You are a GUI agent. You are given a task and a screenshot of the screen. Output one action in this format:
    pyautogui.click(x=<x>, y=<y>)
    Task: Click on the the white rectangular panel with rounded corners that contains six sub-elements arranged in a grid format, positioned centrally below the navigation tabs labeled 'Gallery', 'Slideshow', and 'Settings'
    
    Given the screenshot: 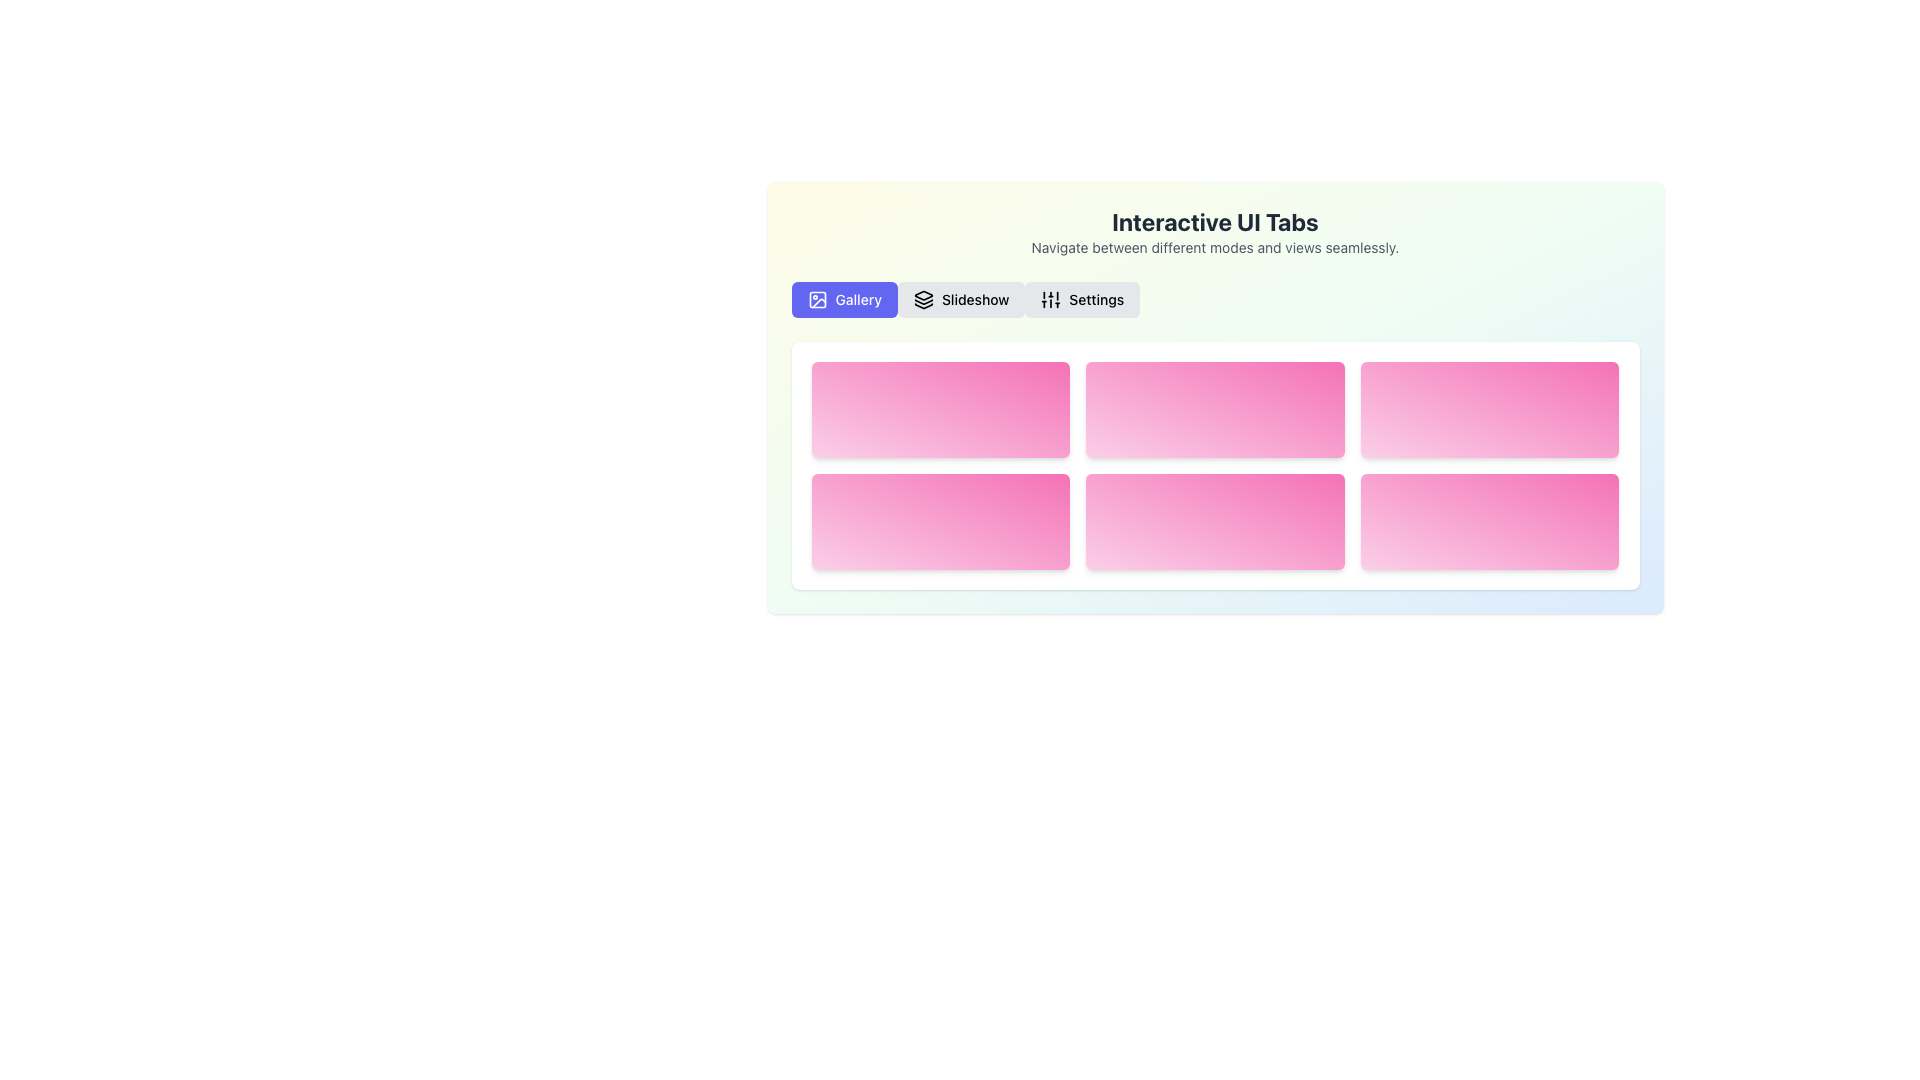 What is the action you would take?
    pyautogui.click(x=1214, y=466)
    